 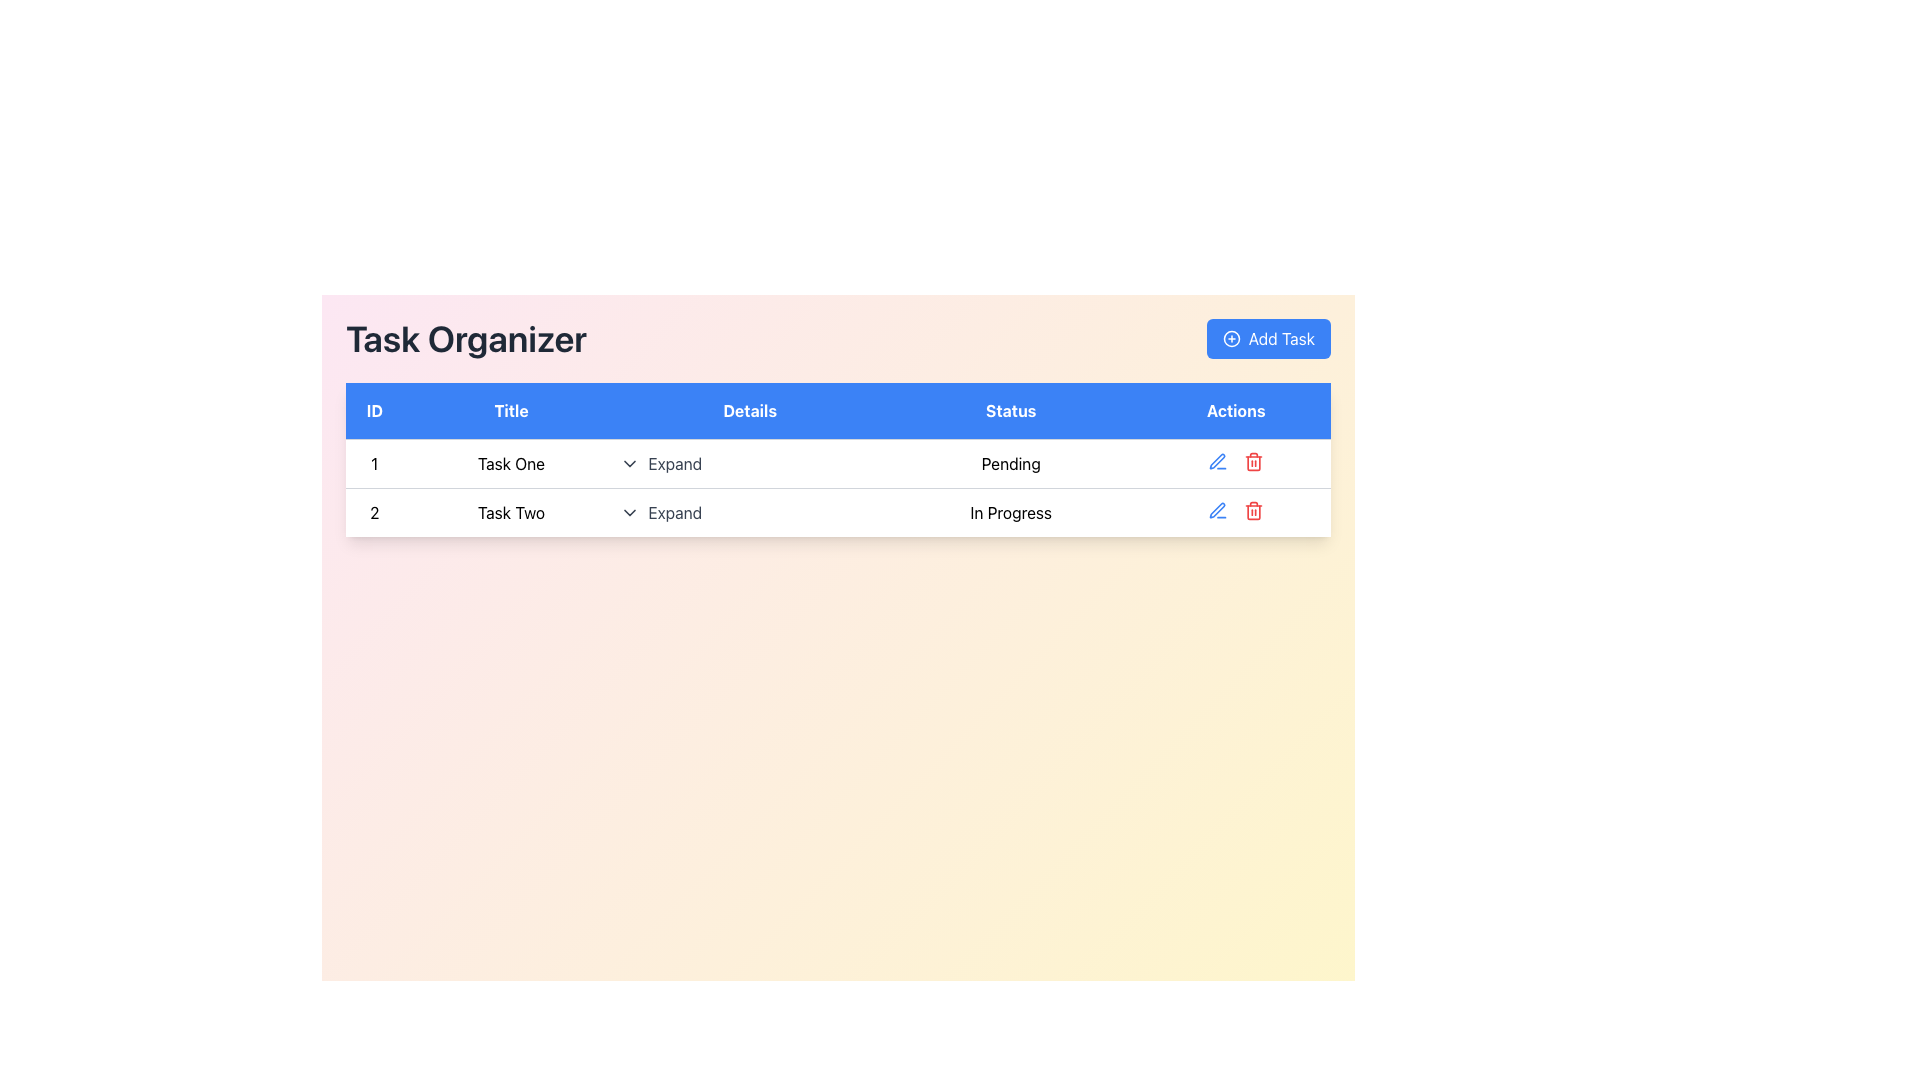 I want to click on the interactive button with a downward-pointing chevron icon and the text 'Expand' in the 'Details' column of the second row in the 'Task Organizer' table to activate hover effects, so click(x=661, y=512).